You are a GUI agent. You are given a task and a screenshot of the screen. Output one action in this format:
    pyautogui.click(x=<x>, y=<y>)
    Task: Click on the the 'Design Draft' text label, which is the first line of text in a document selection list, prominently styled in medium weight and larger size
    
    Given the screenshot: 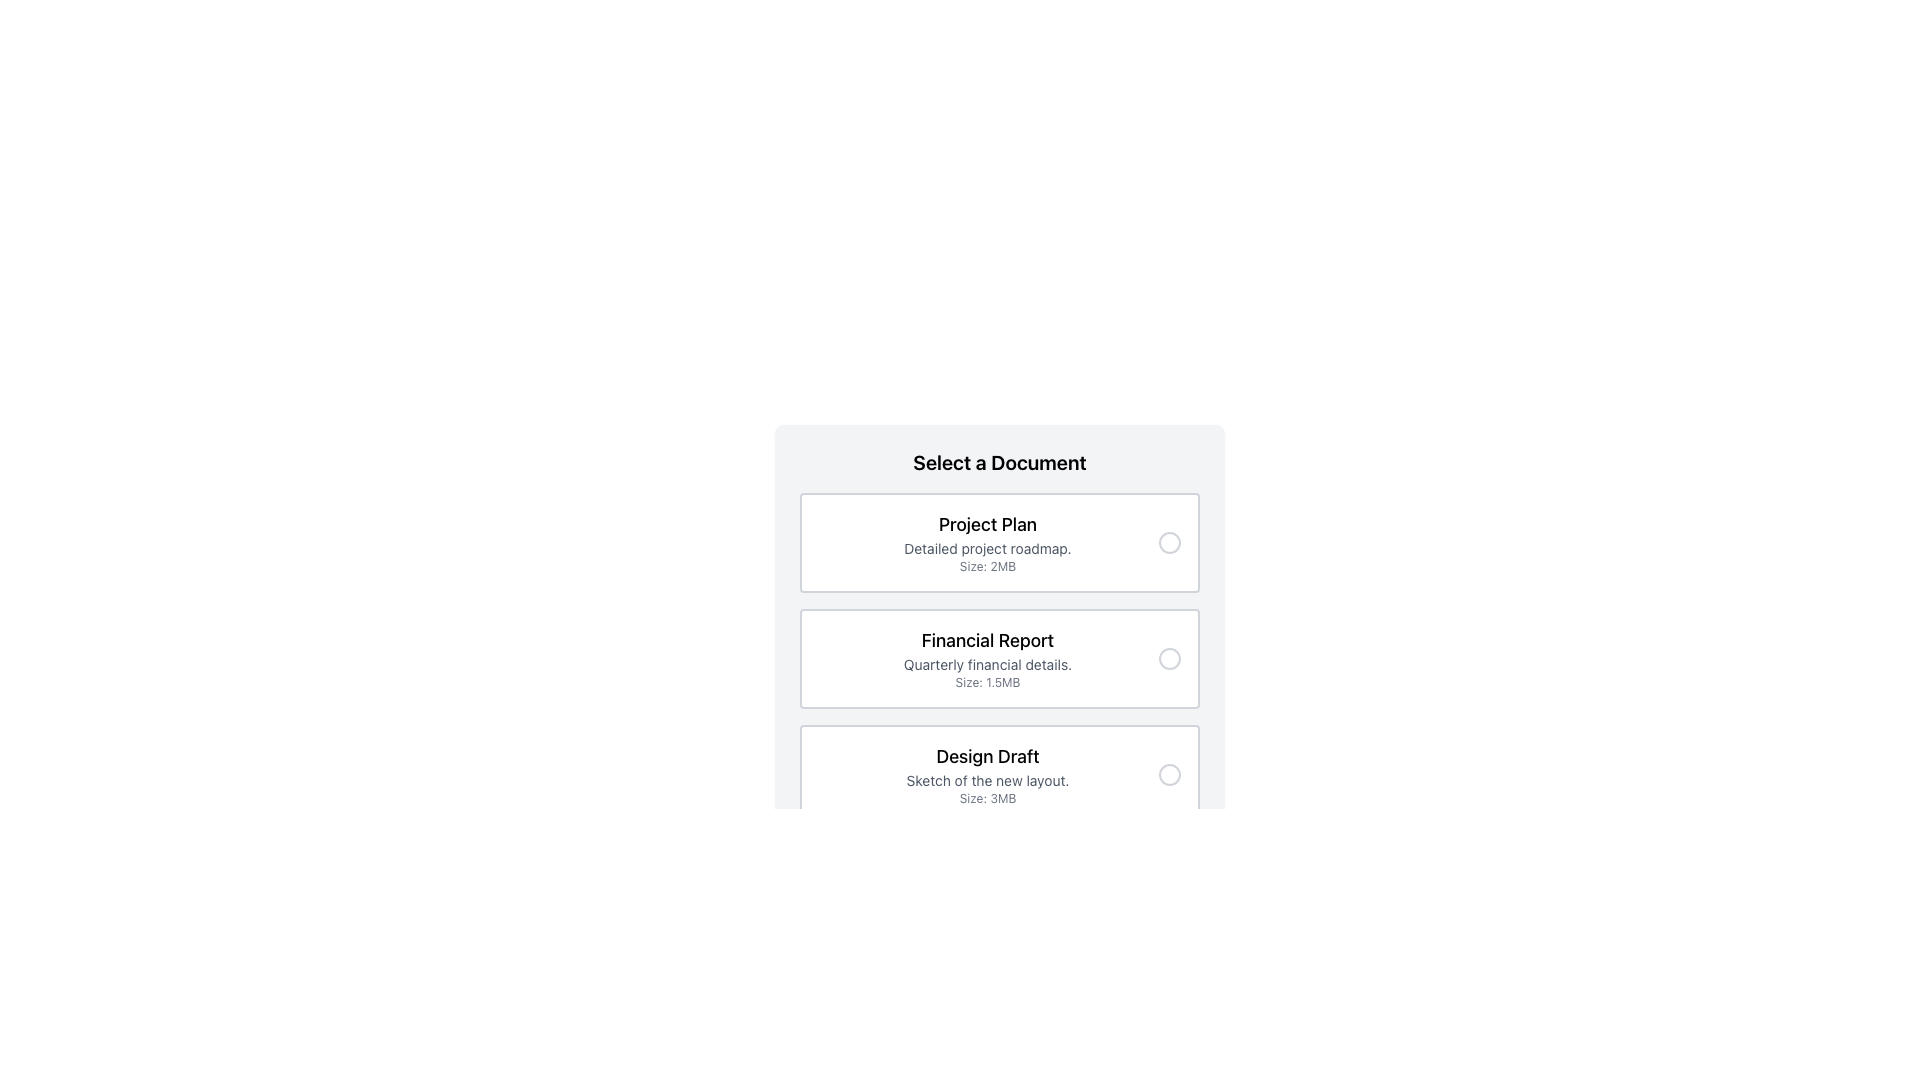 What is the action you would take?
    pyautogui.click(x=988, y=756)
    